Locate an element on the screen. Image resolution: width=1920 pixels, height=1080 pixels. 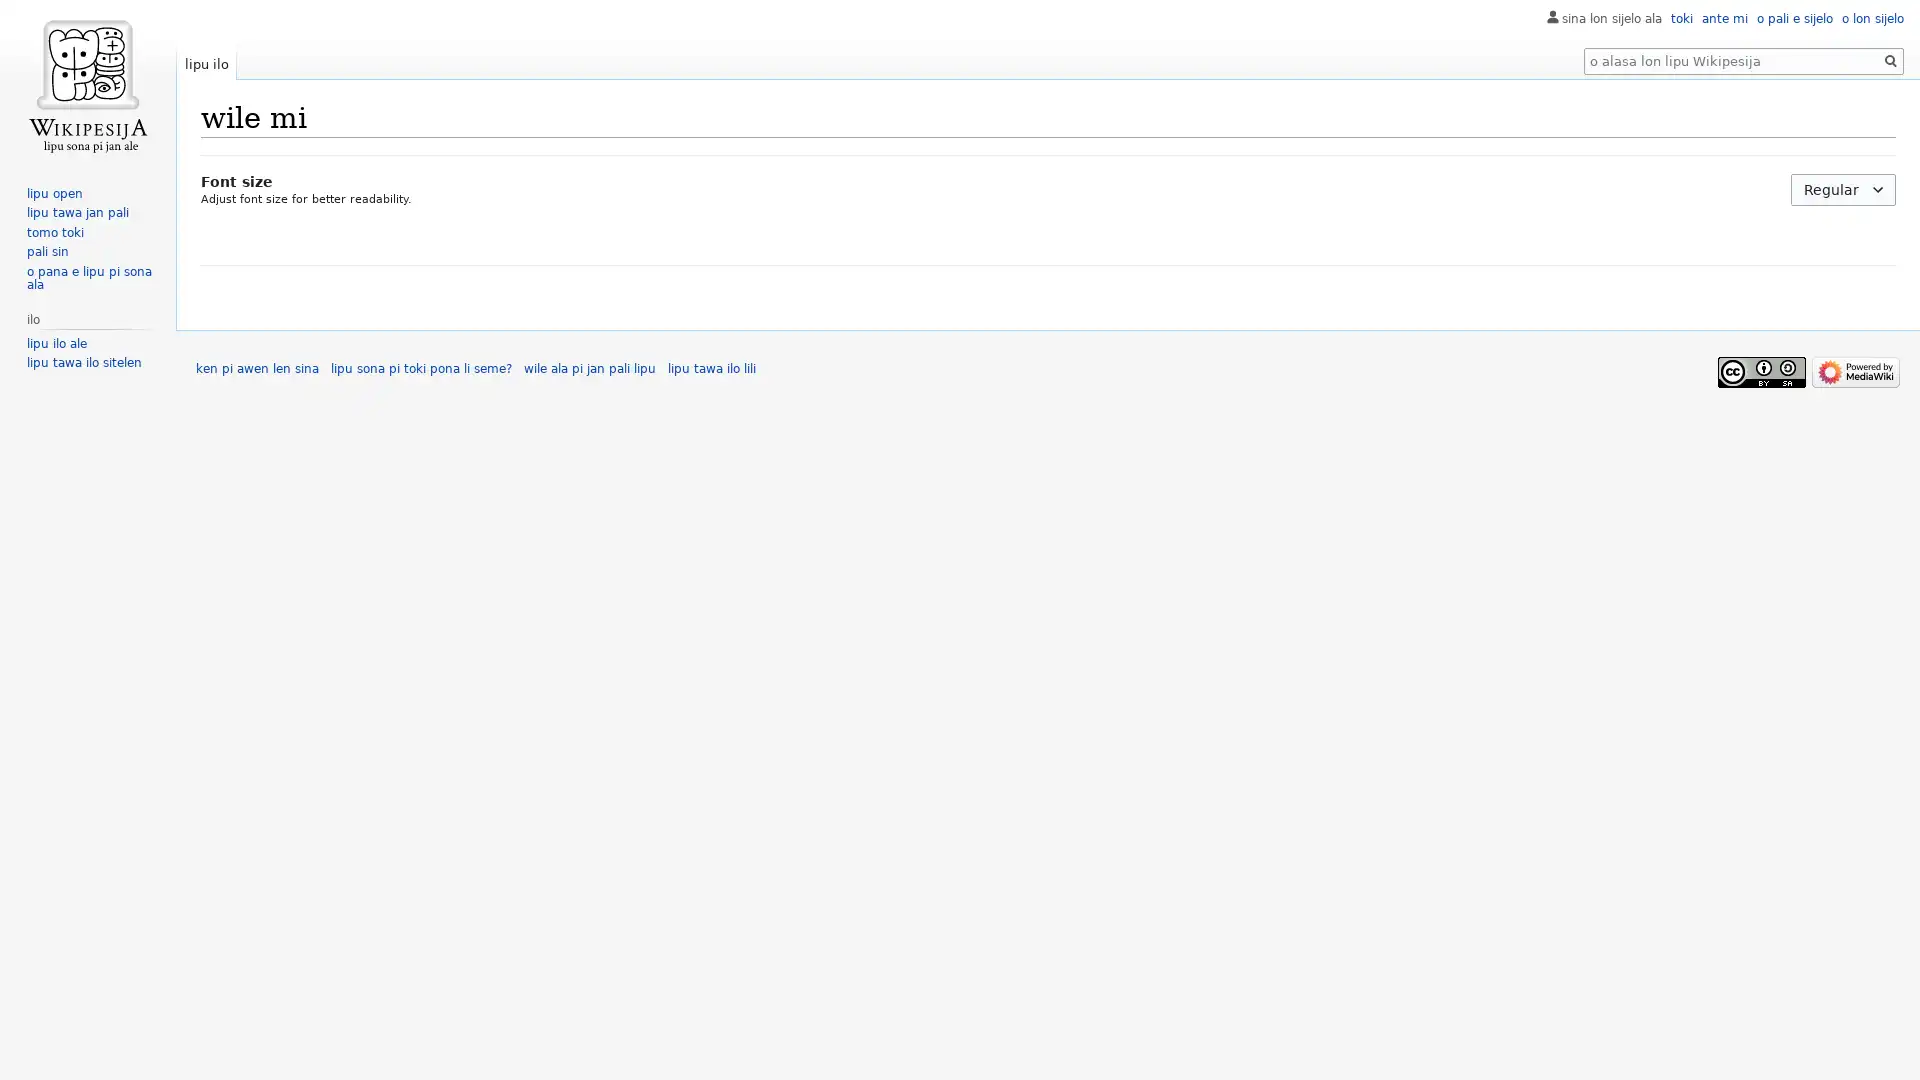
o tawa is located at coordinates (1890, 60).